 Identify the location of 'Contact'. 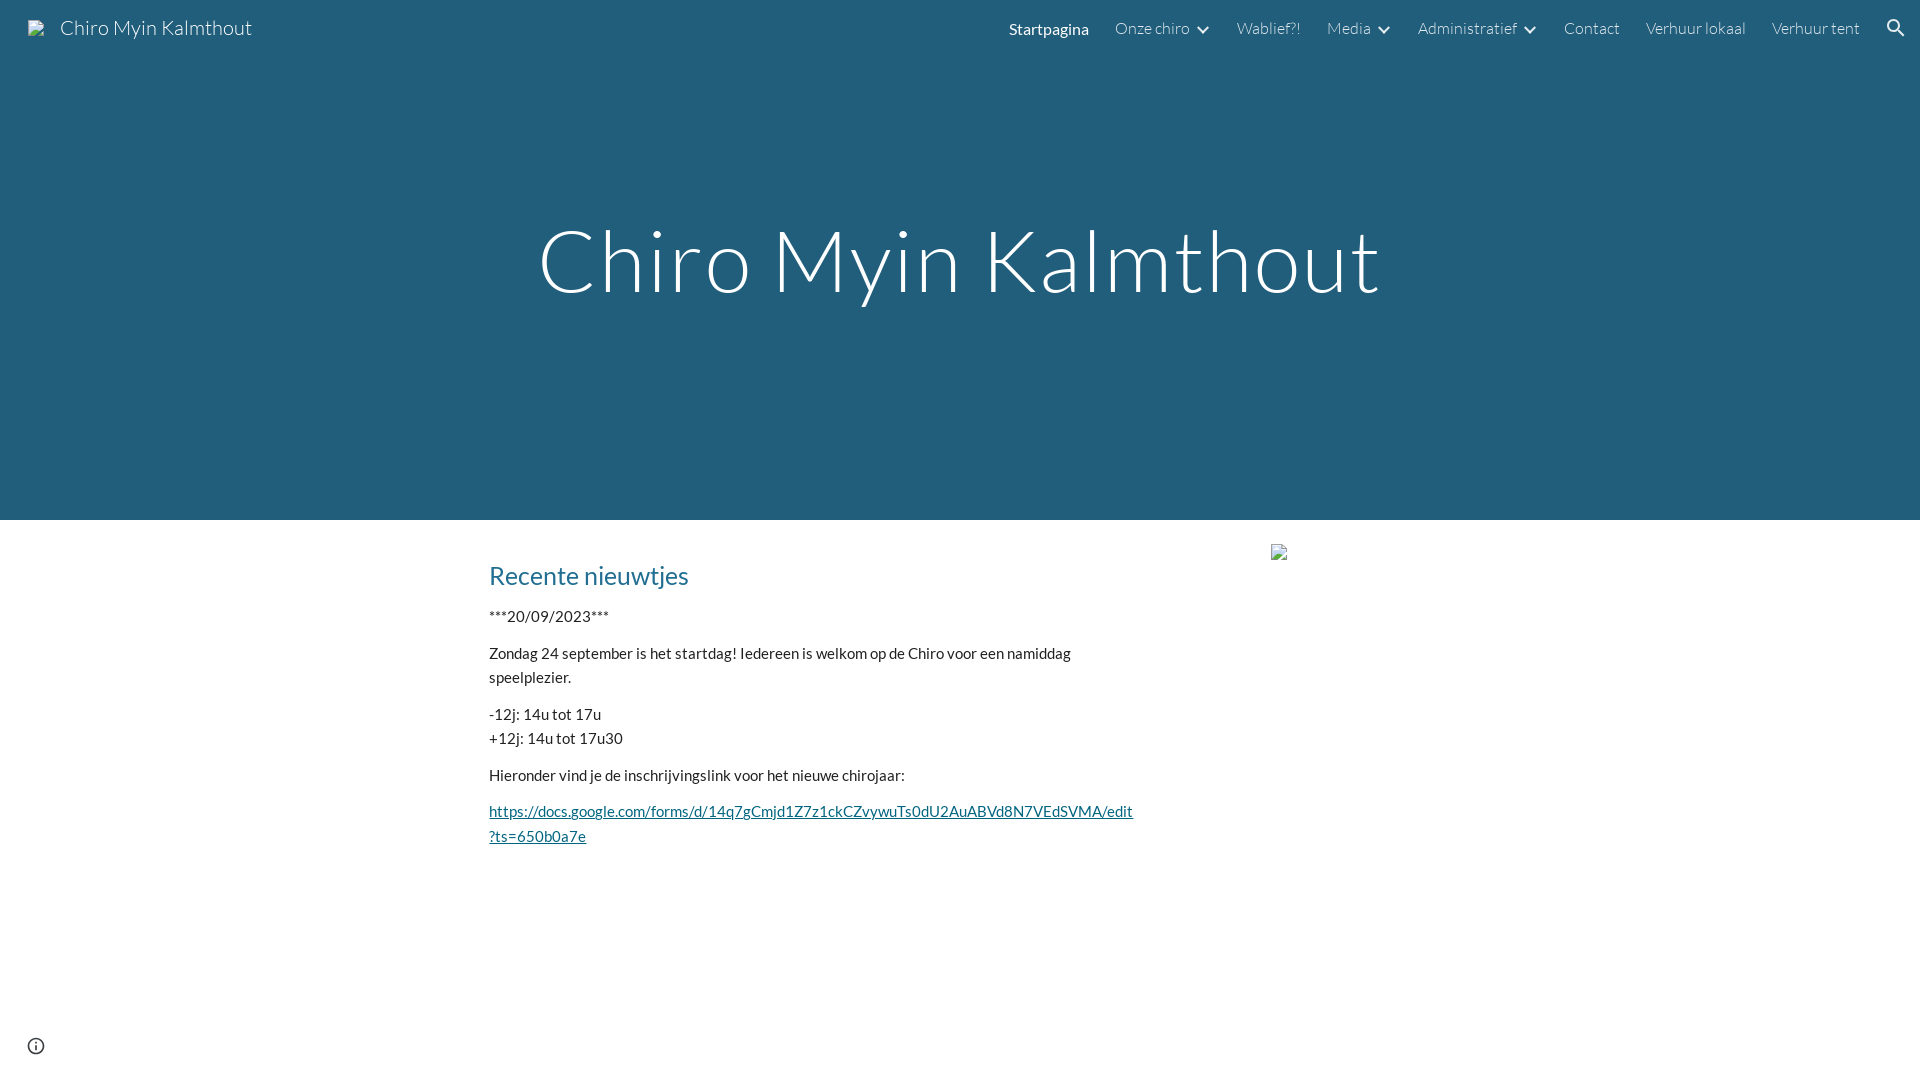
(1591, 27).